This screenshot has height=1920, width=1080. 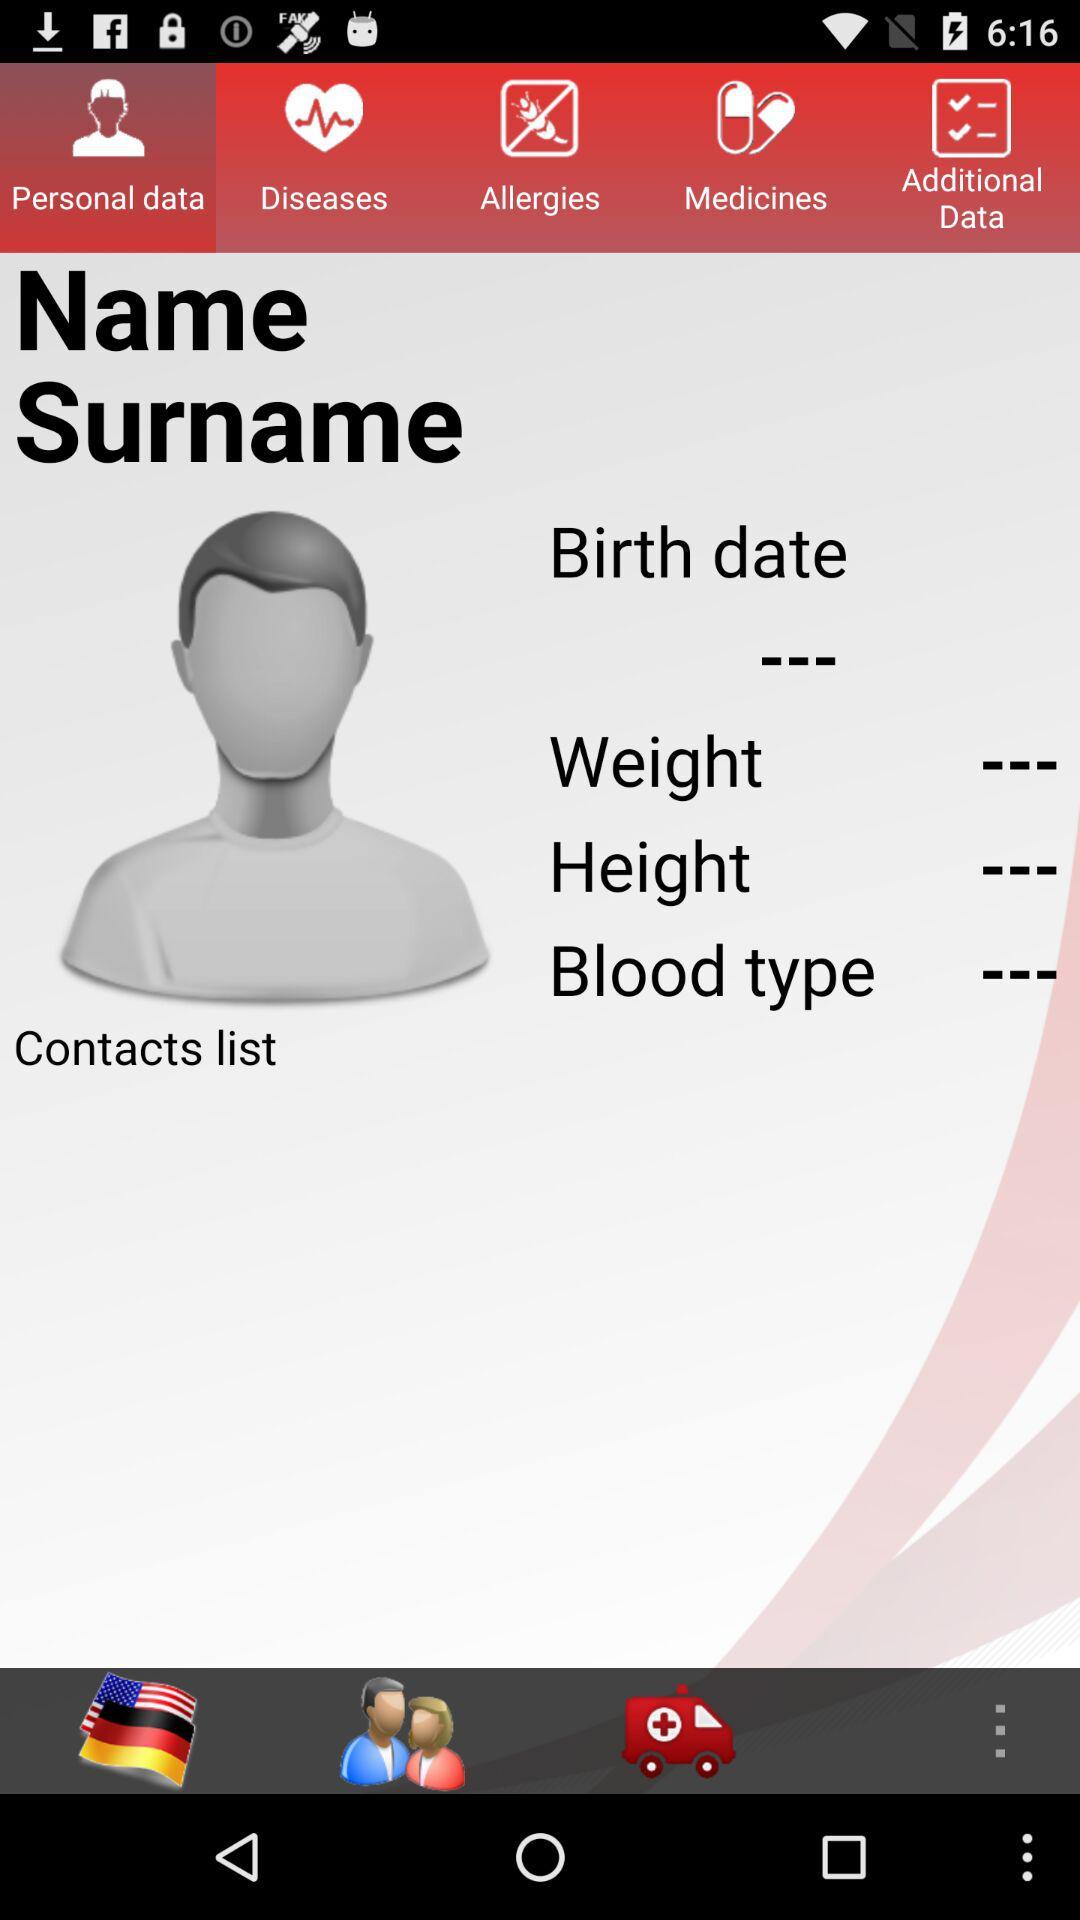 What do you see at coordinates (540, 1372) in the screenshot?
I see `type in contacts list details` at bounding box center [540, 1372].